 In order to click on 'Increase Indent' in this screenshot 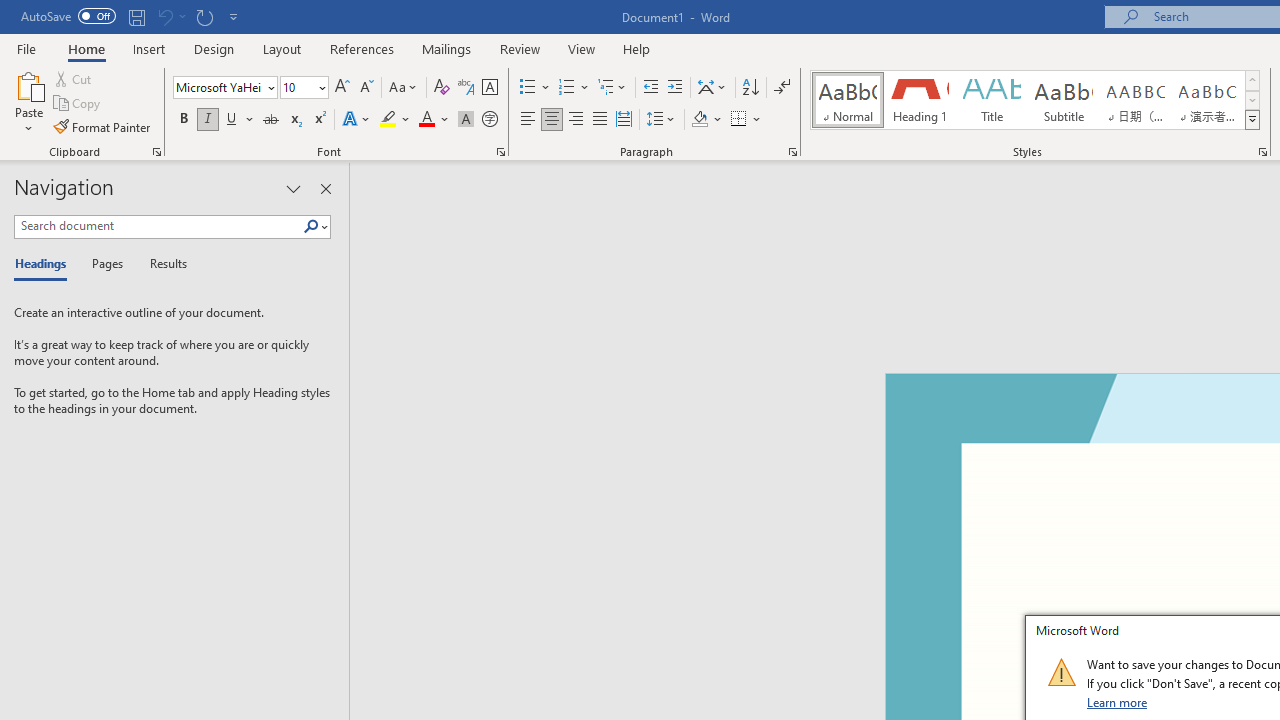, I will do `click(675, 86)`.